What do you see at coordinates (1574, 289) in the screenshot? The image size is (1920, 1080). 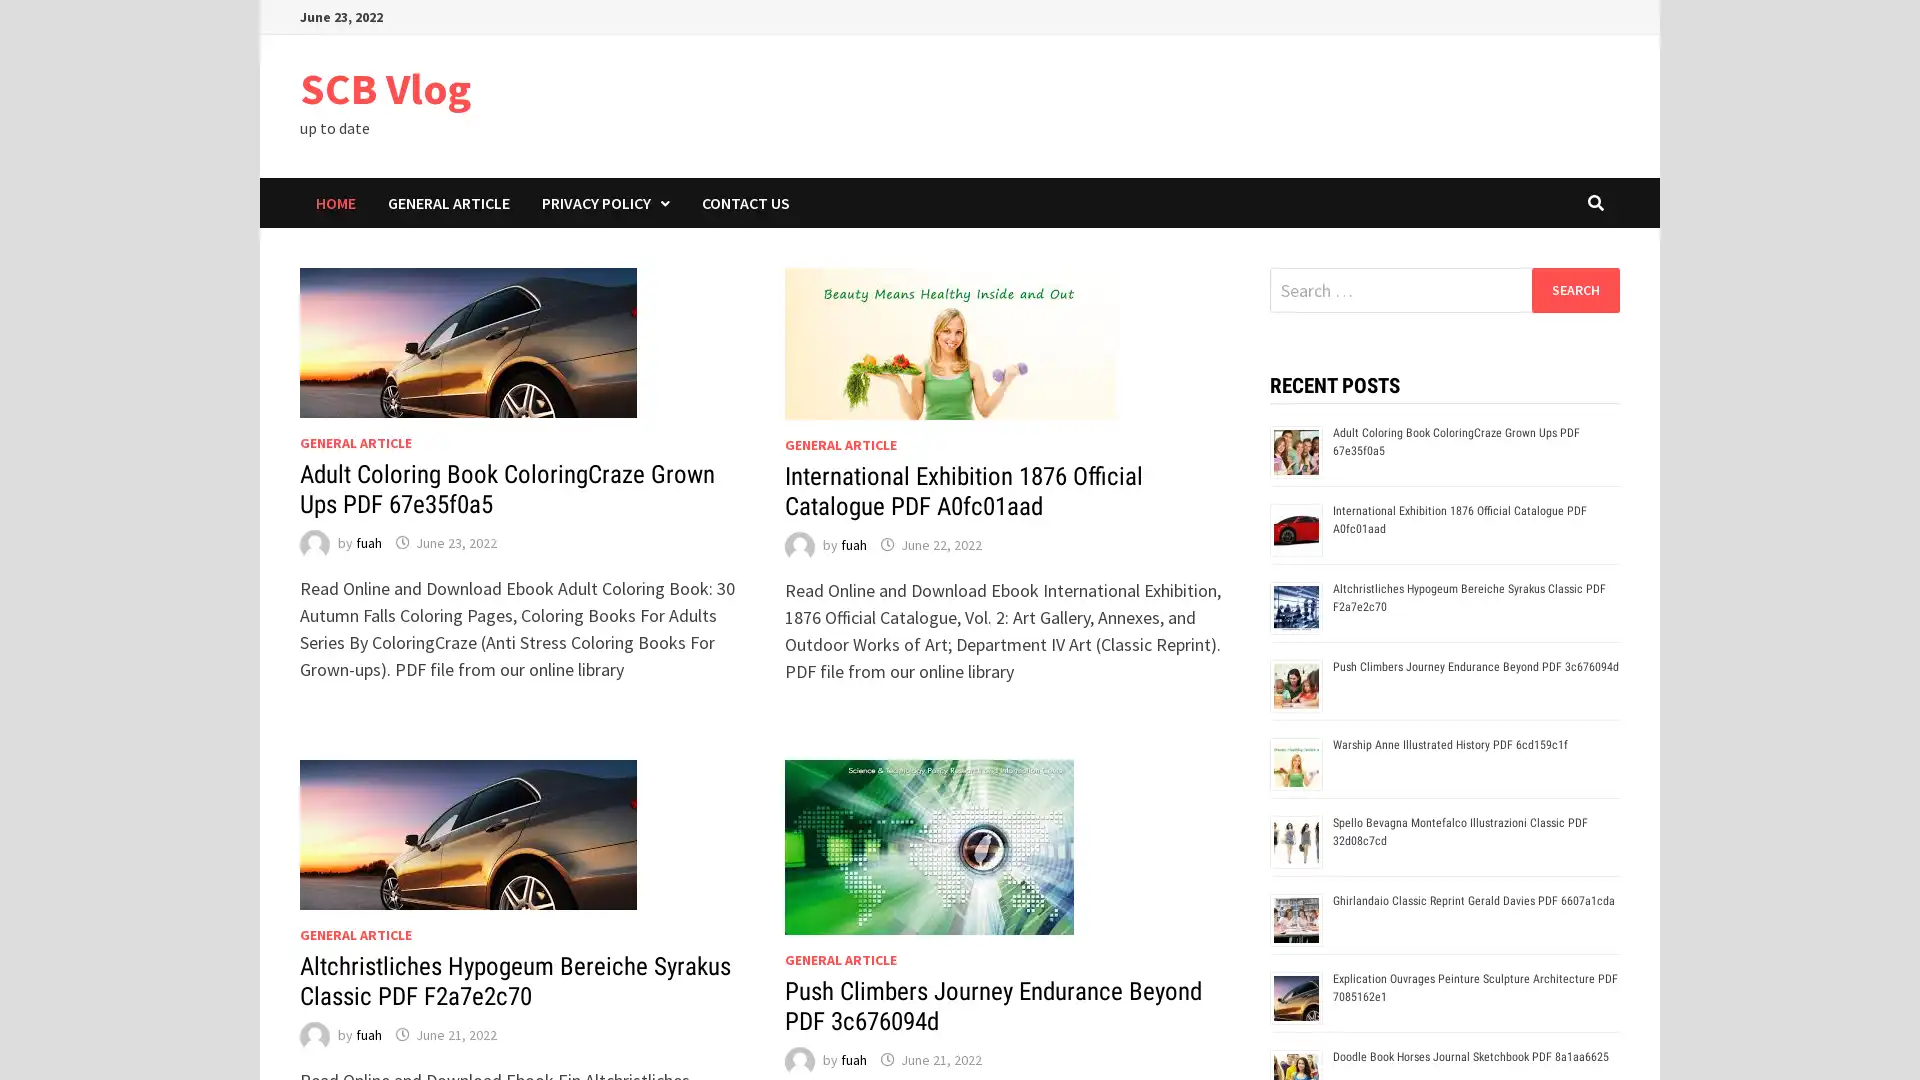 I see `Search` at bounding box center [1574, 289].